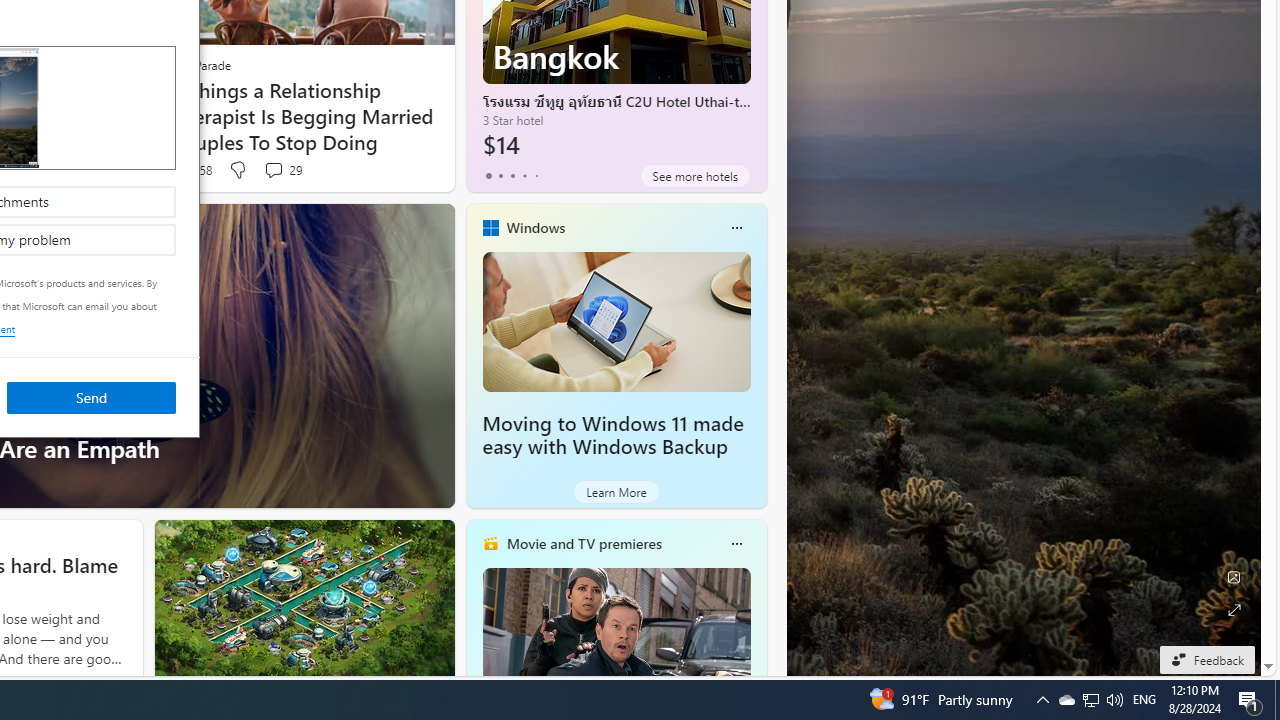 This screenshot has width=1280, height=720. What do you see at coordinates (1041, 698) in the screenshot?
I see `'Notification Chevron'` at bounding box center [1041, 698].